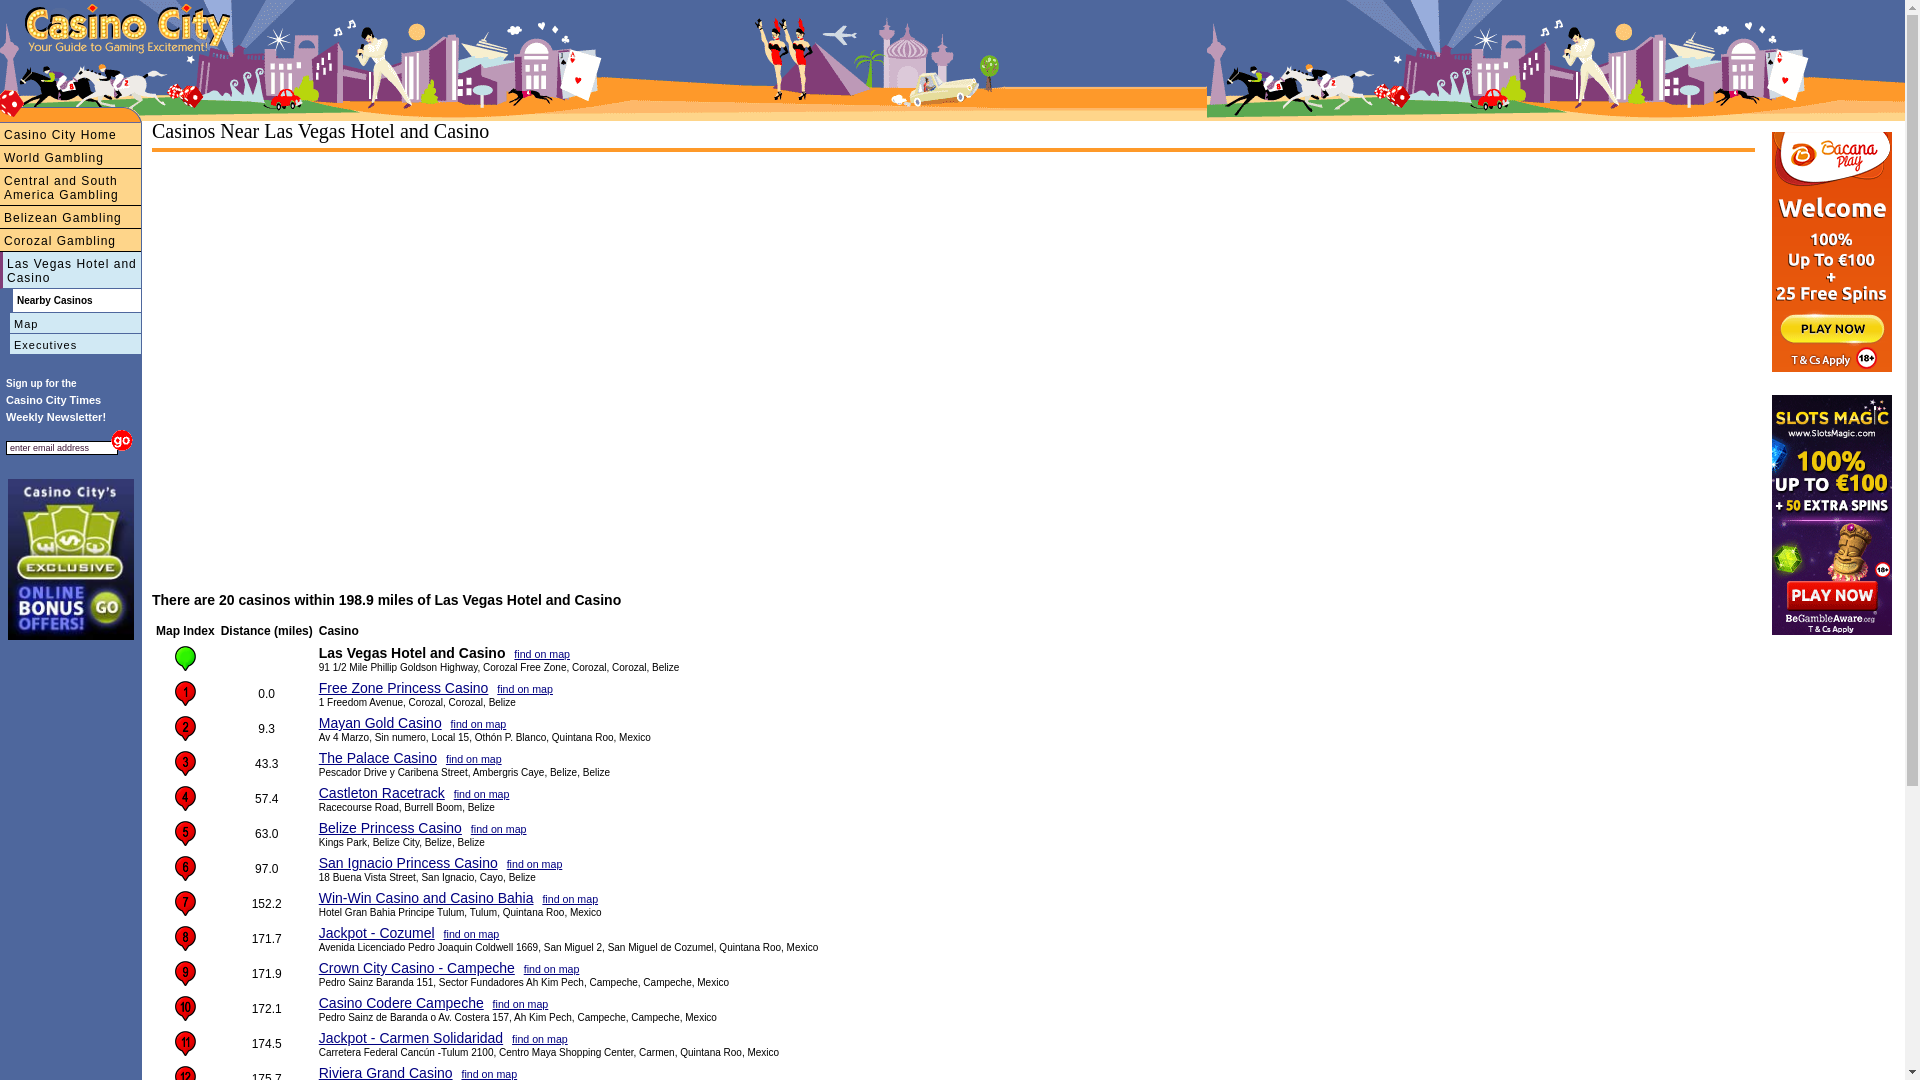 The height and width of the screenshot is (1080, 1920). What do you see at coordinates (378, 758) in the screenshot?
I see `'The Palace Casino'` at bounding box center [378, 758].